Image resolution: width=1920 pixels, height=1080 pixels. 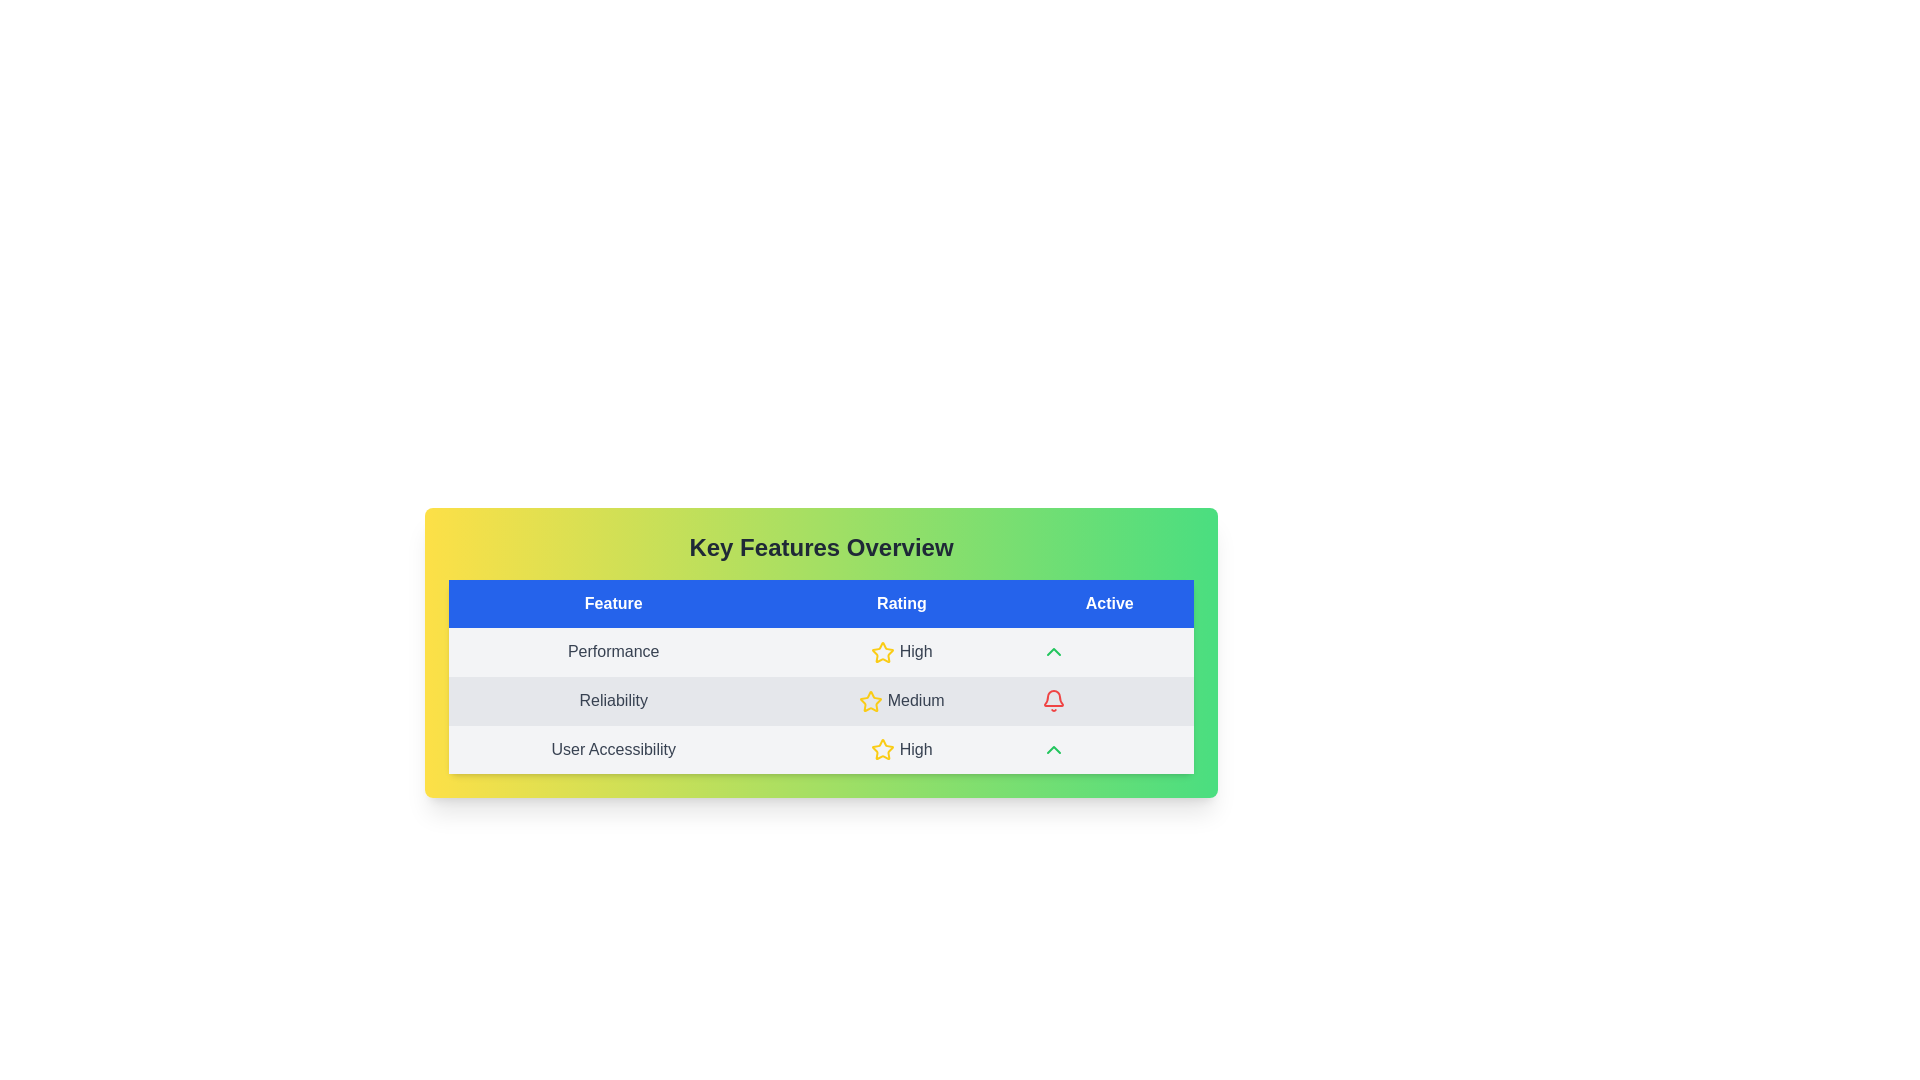 I want to click on third row of the structured summary table, which displays a feature's name, rating, and state, for accessibility, so click(x=821, y=749).